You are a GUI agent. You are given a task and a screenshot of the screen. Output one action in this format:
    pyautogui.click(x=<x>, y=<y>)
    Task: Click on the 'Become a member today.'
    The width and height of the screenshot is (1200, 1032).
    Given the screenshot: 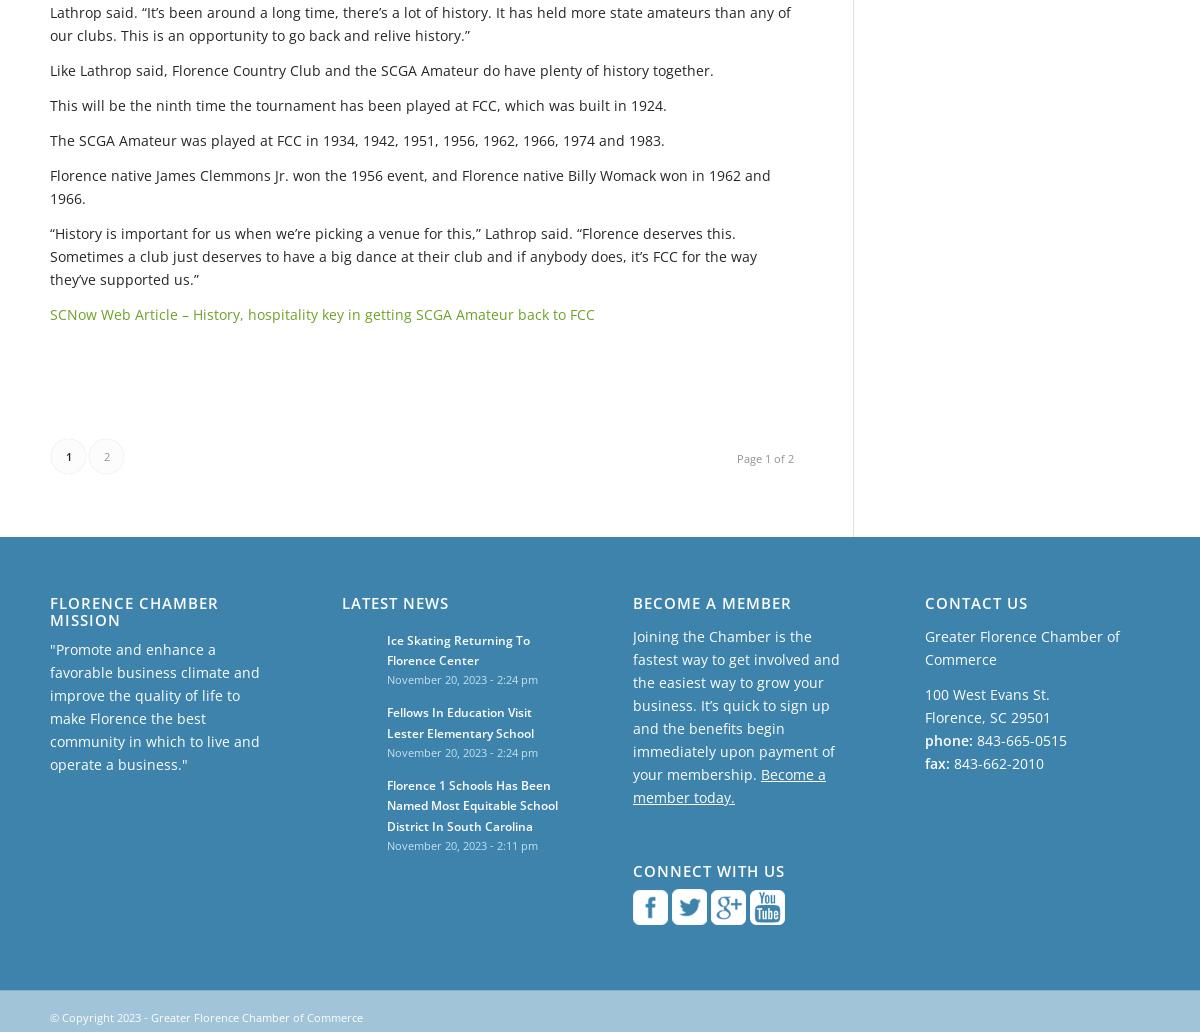 What is the action you would take?
    pyautogui.click(x=729, y=785)
    